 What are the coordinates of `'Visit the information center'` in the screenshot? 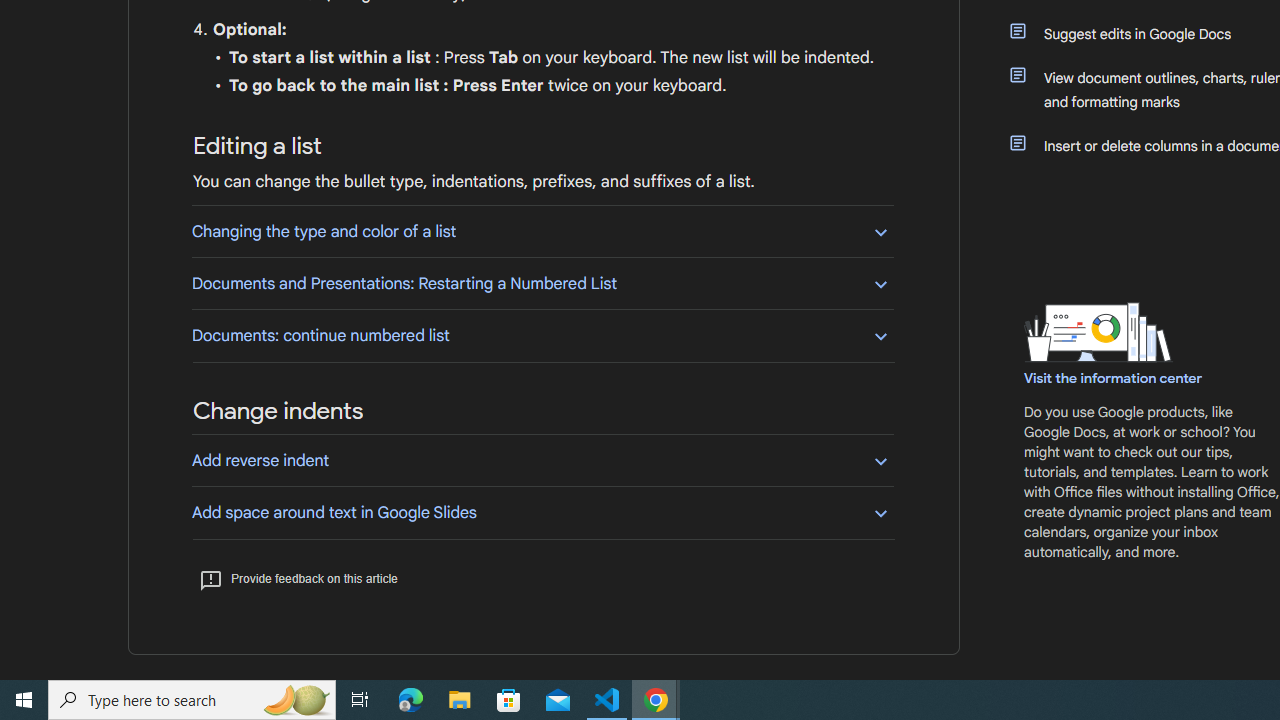 It's located at (1112, 378).